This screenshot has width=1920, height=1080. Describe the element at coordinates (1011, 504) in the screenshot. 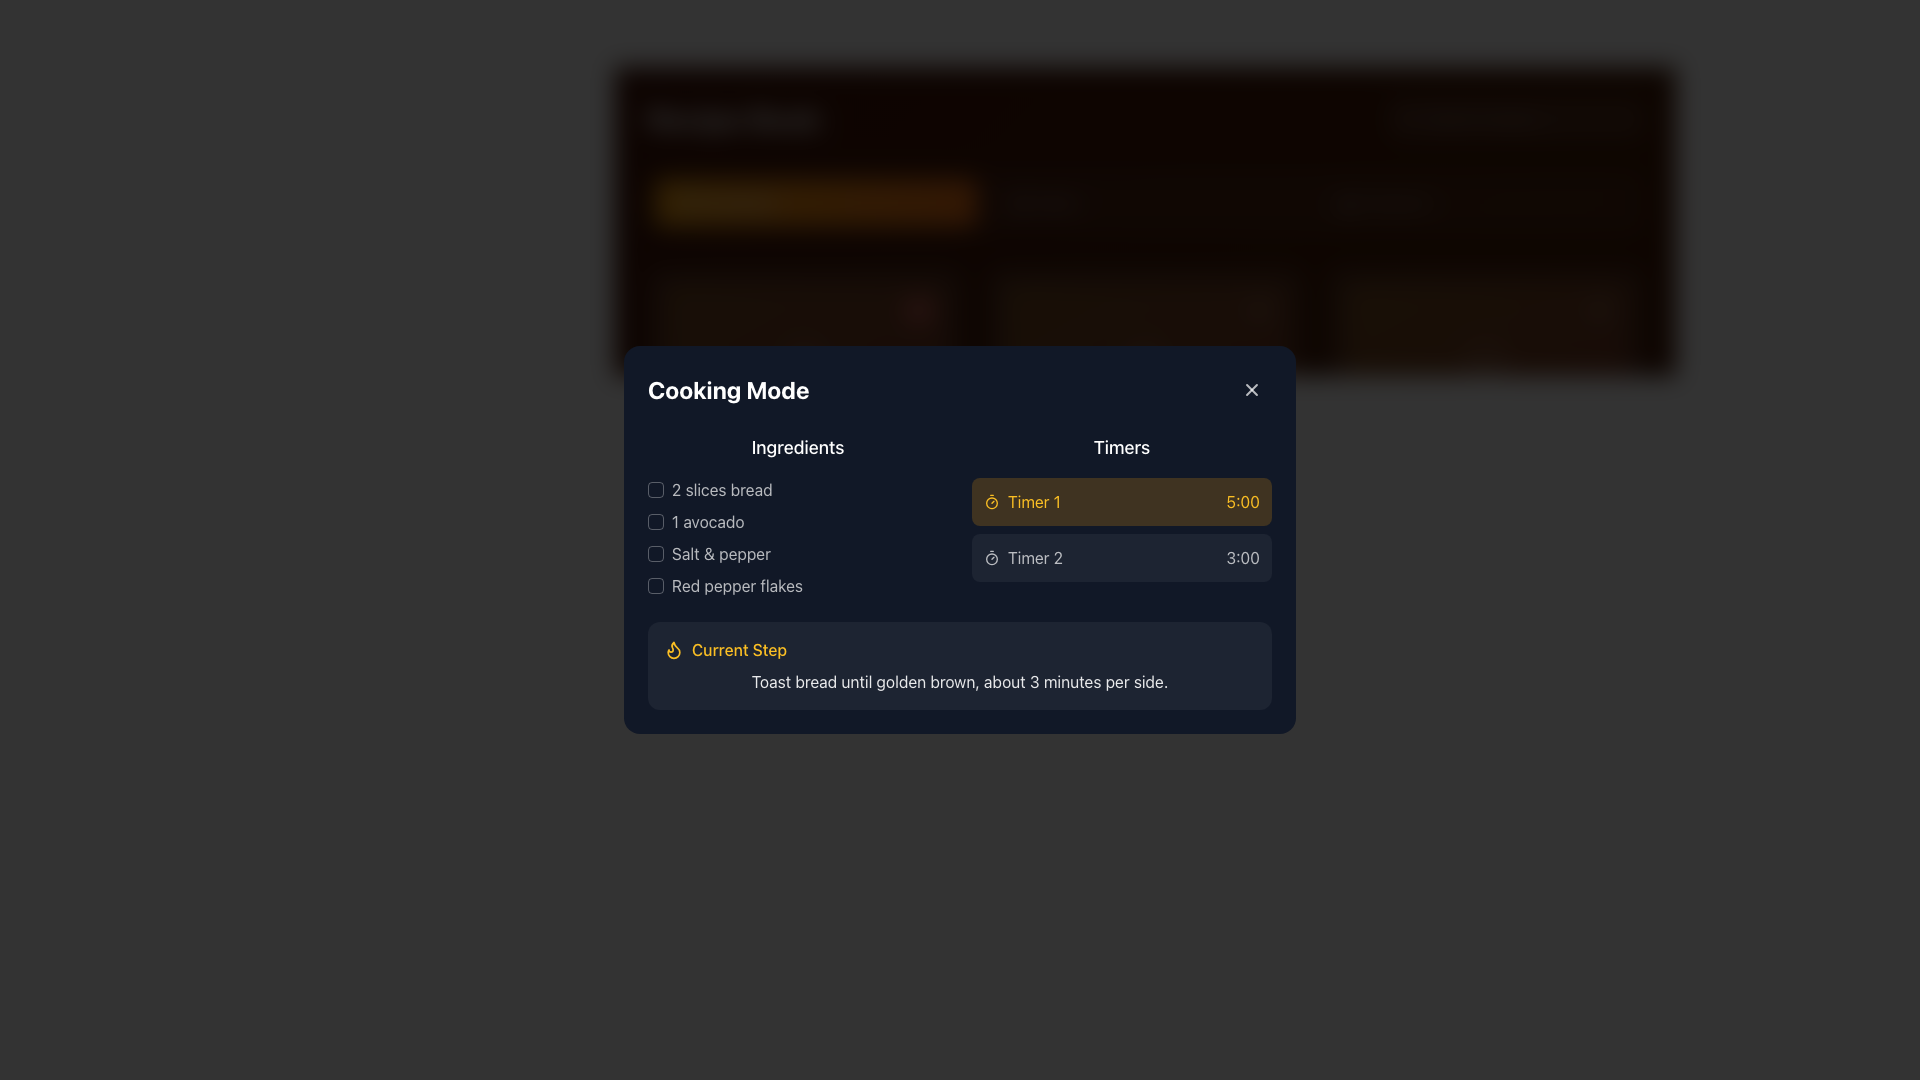

I see `the clock icon that serves as a visual indicator of a timer, located in the 'Timers' section of the 'Cooking Mode' dialog box, positioned to the left of the text '25 mins'` at that location.